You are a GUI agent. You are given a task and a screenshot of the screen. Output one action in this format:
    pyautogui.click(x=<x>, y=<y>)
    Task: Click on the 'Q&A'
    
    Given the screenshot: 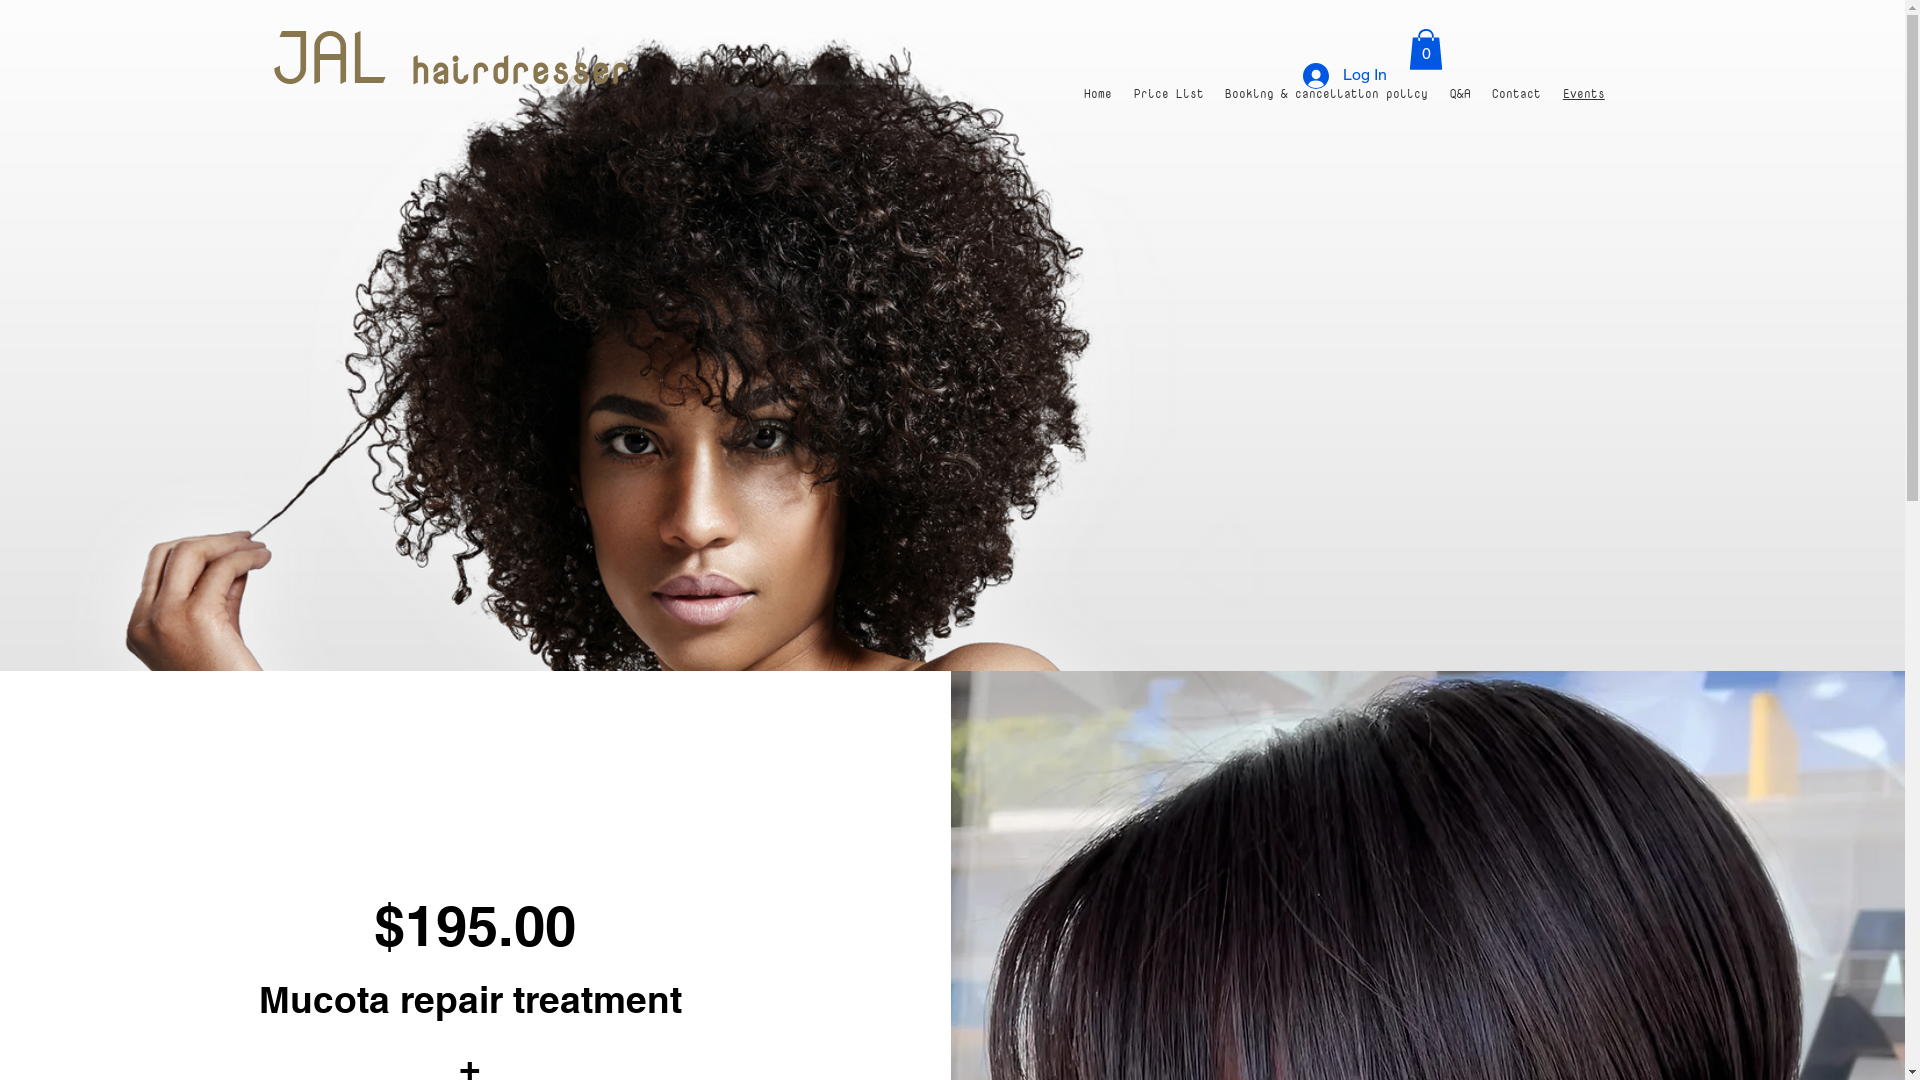 What is the action you would take?
    pyautogui.click(x=1460, y=93)
    